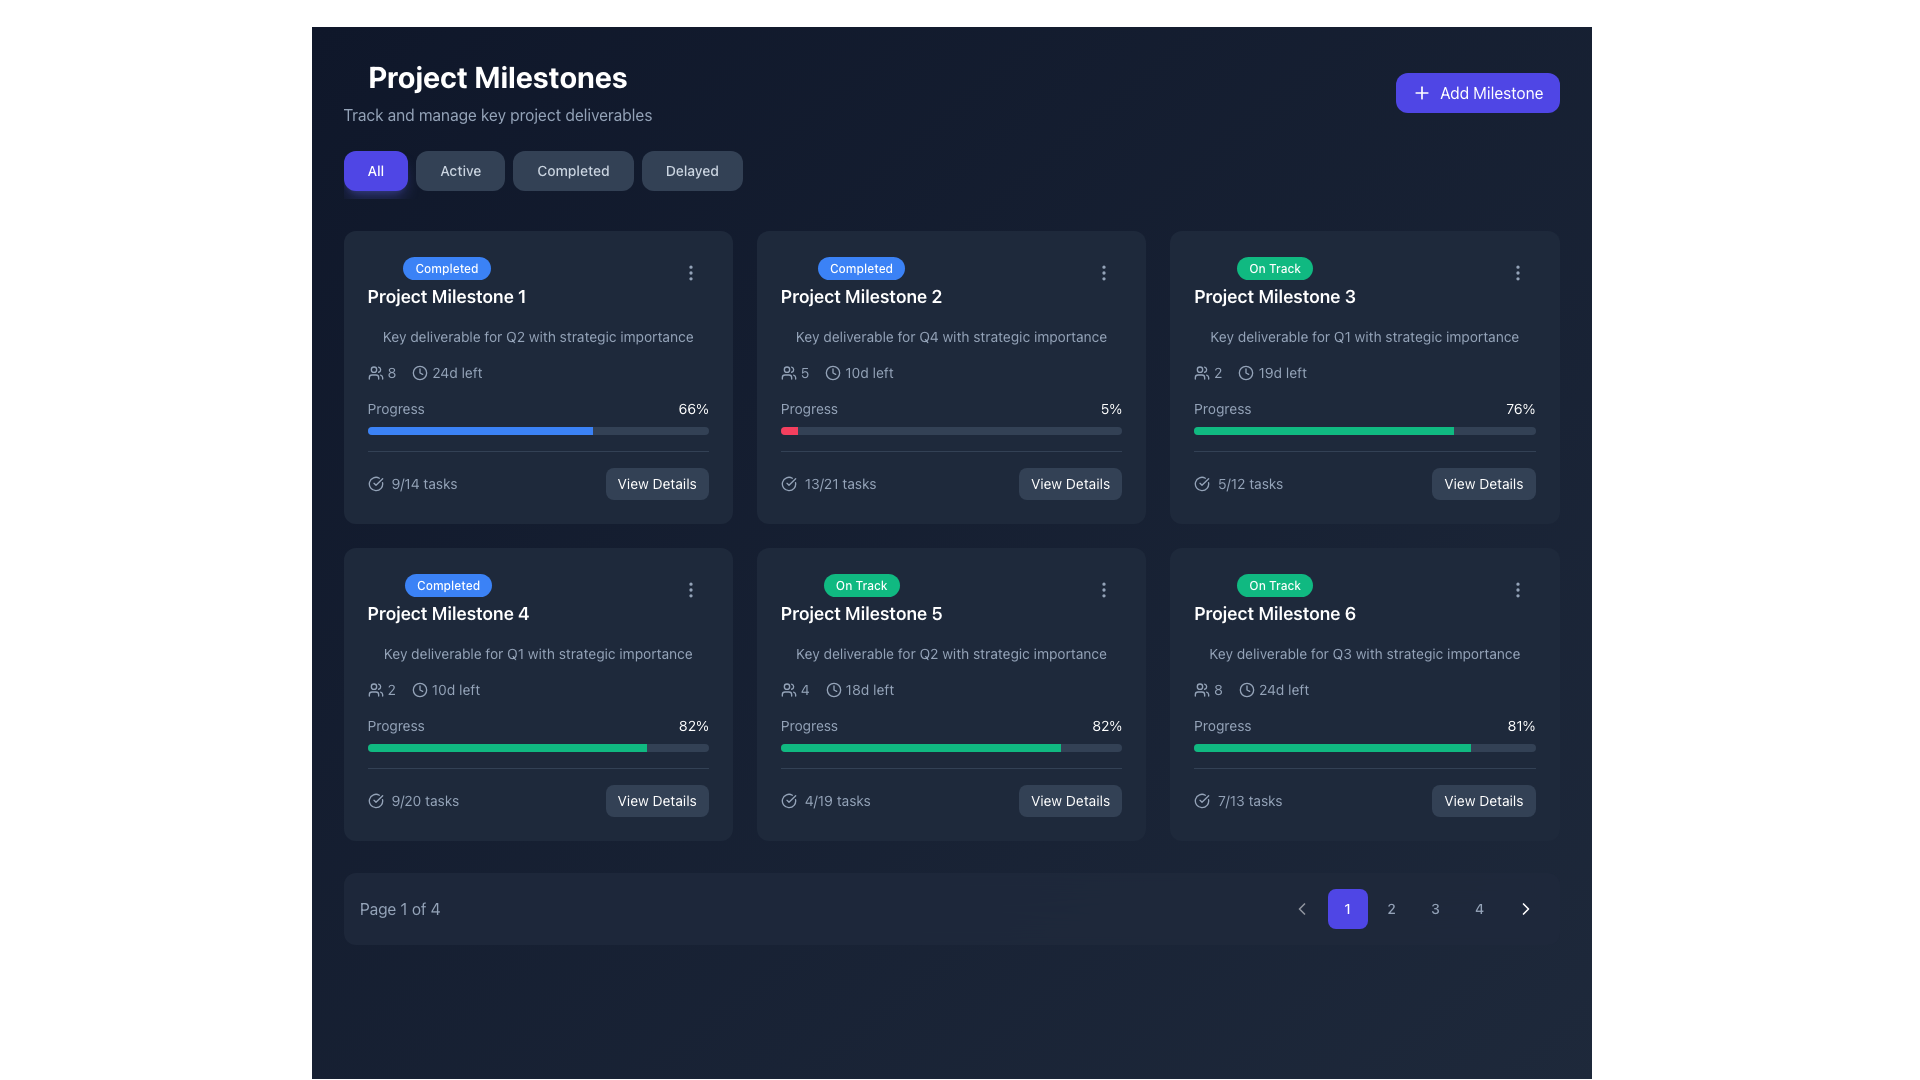  I want to click on the static text label reading 'Progress' that is styled in light gray, positioned above a progress bar in the milestone card for 'Project Milestone 1', so click(396, 407).